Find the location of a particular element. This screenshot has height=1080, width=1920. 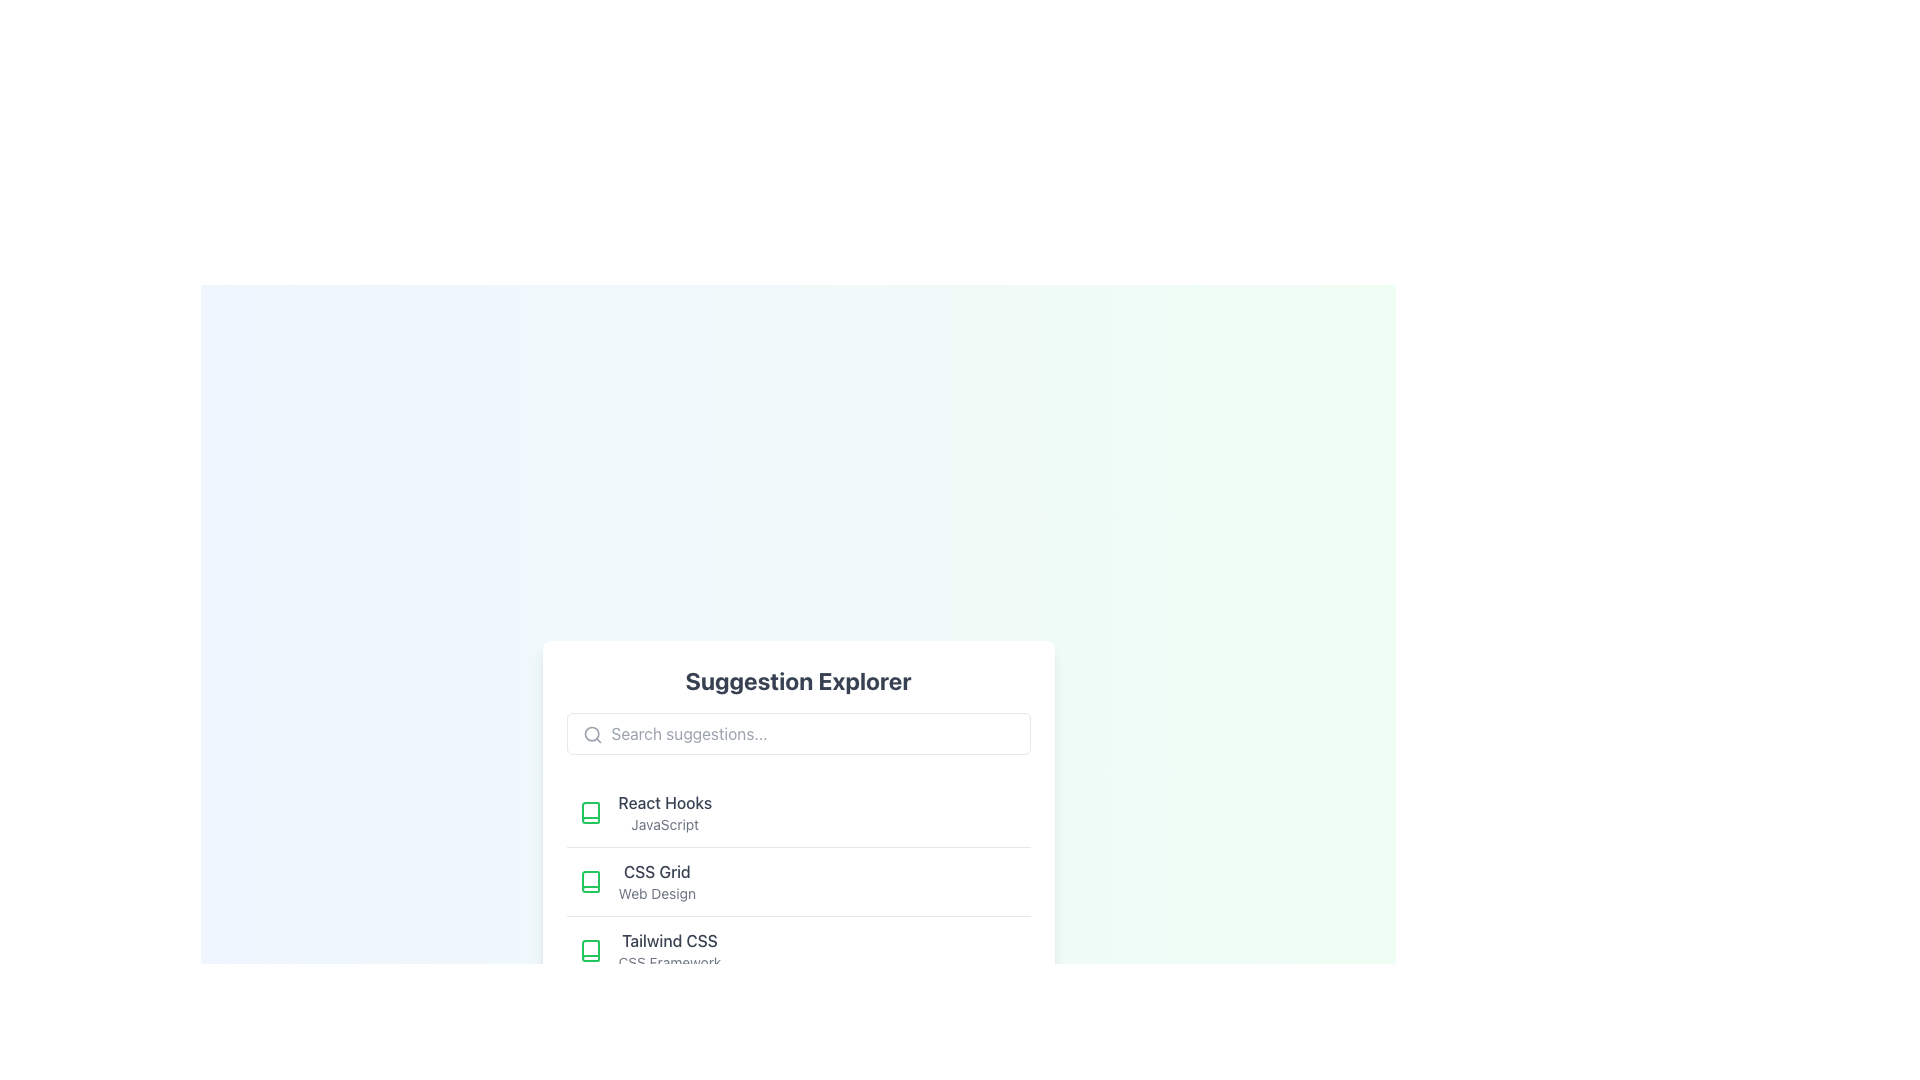

the green book icon that is positioned to the left of the text 'React Hooks' inside its list item is located at coordinates (589, 813).